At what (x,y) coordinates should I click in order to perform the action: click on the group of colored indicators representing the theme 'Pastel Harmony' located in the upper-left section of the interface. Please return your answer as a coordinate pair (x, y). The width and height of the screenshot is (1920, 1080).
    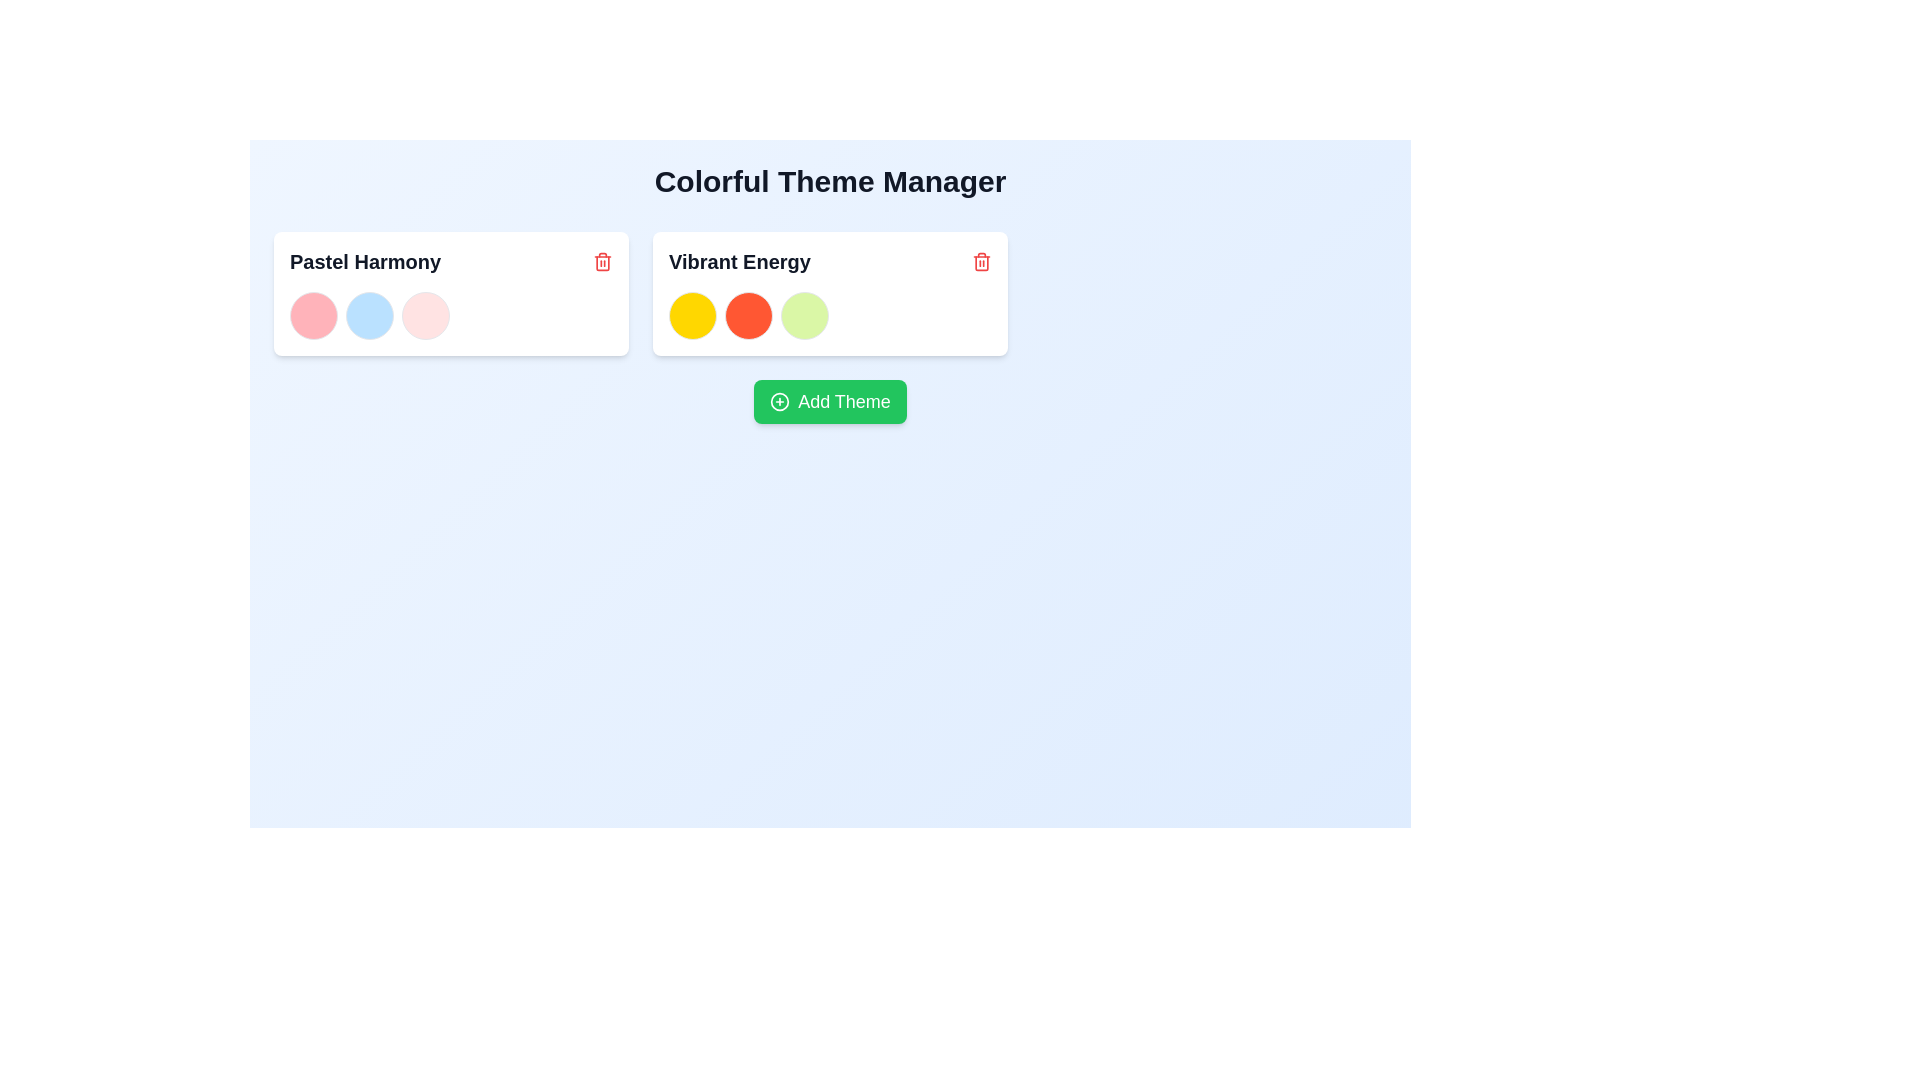
    Looking at the image, I should click on (450, 315).